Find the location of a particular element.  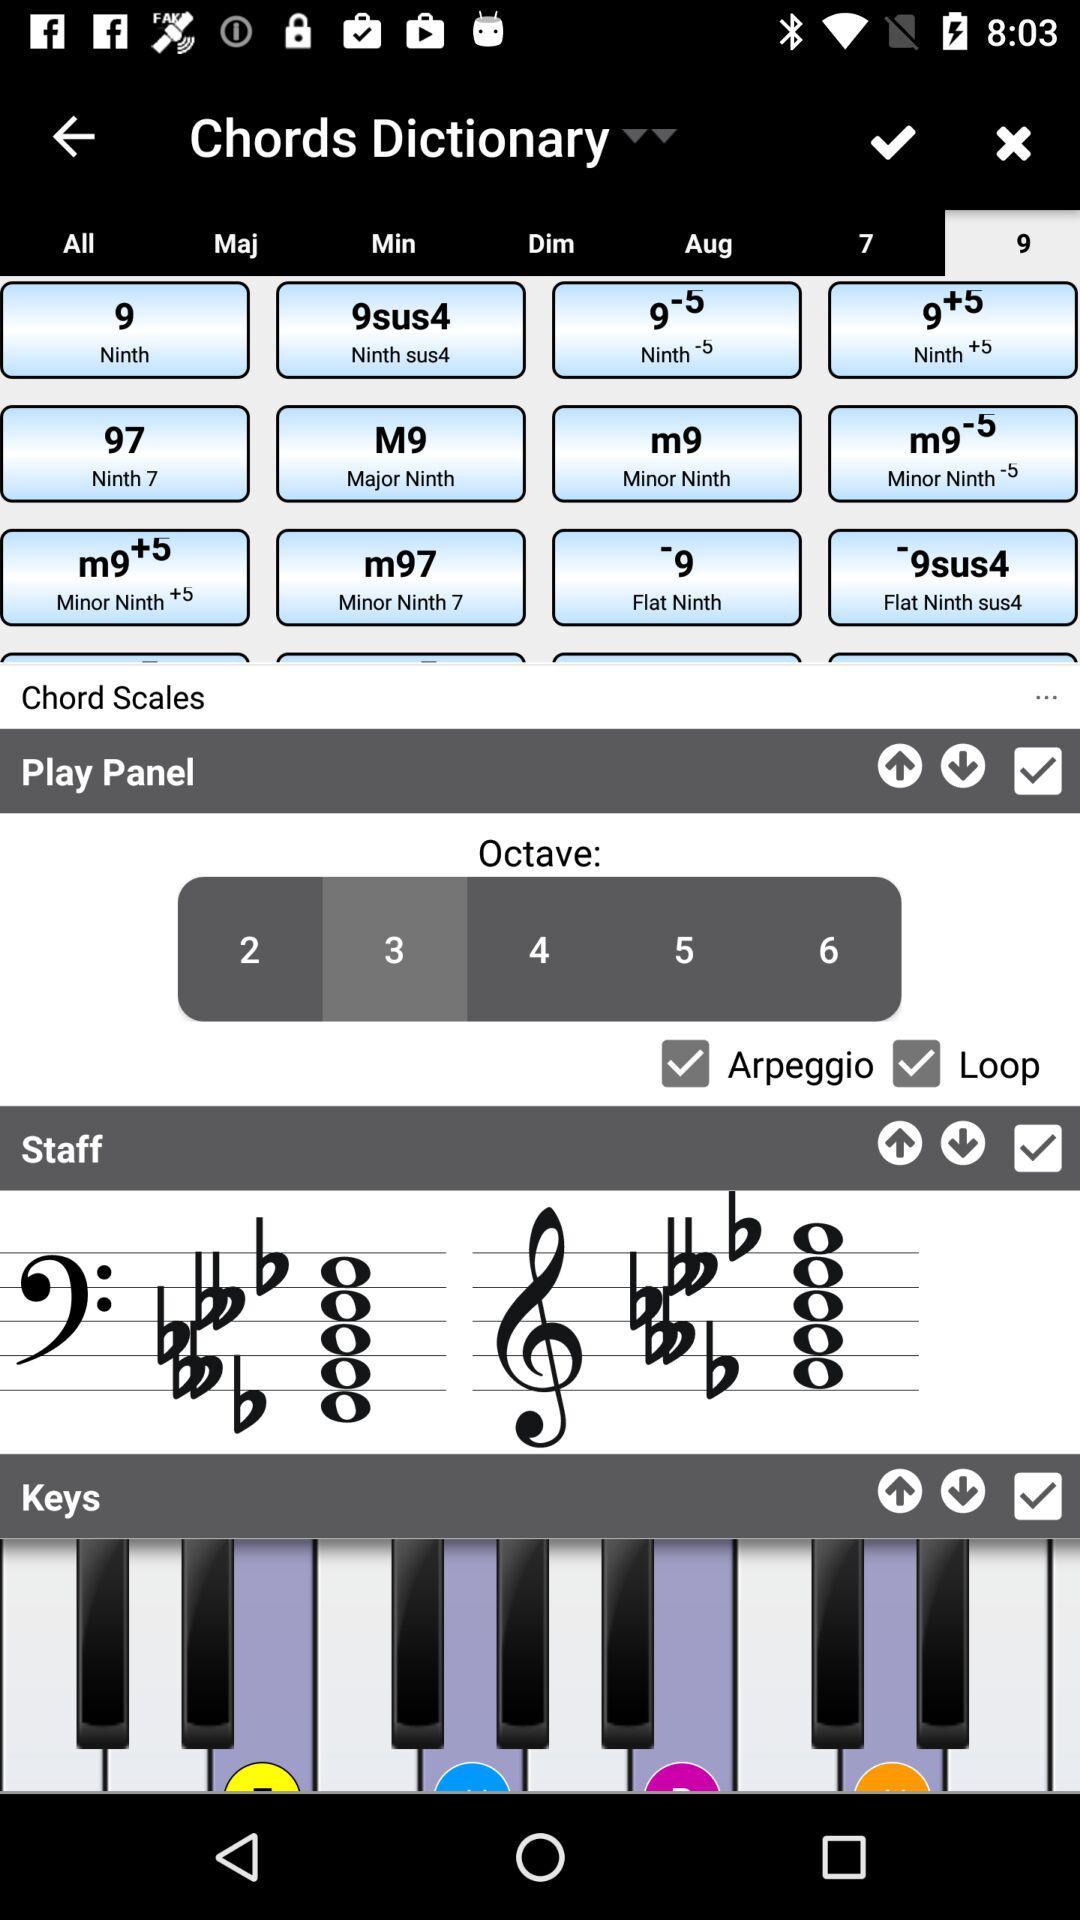

button is located at coordinates (521, 1643).